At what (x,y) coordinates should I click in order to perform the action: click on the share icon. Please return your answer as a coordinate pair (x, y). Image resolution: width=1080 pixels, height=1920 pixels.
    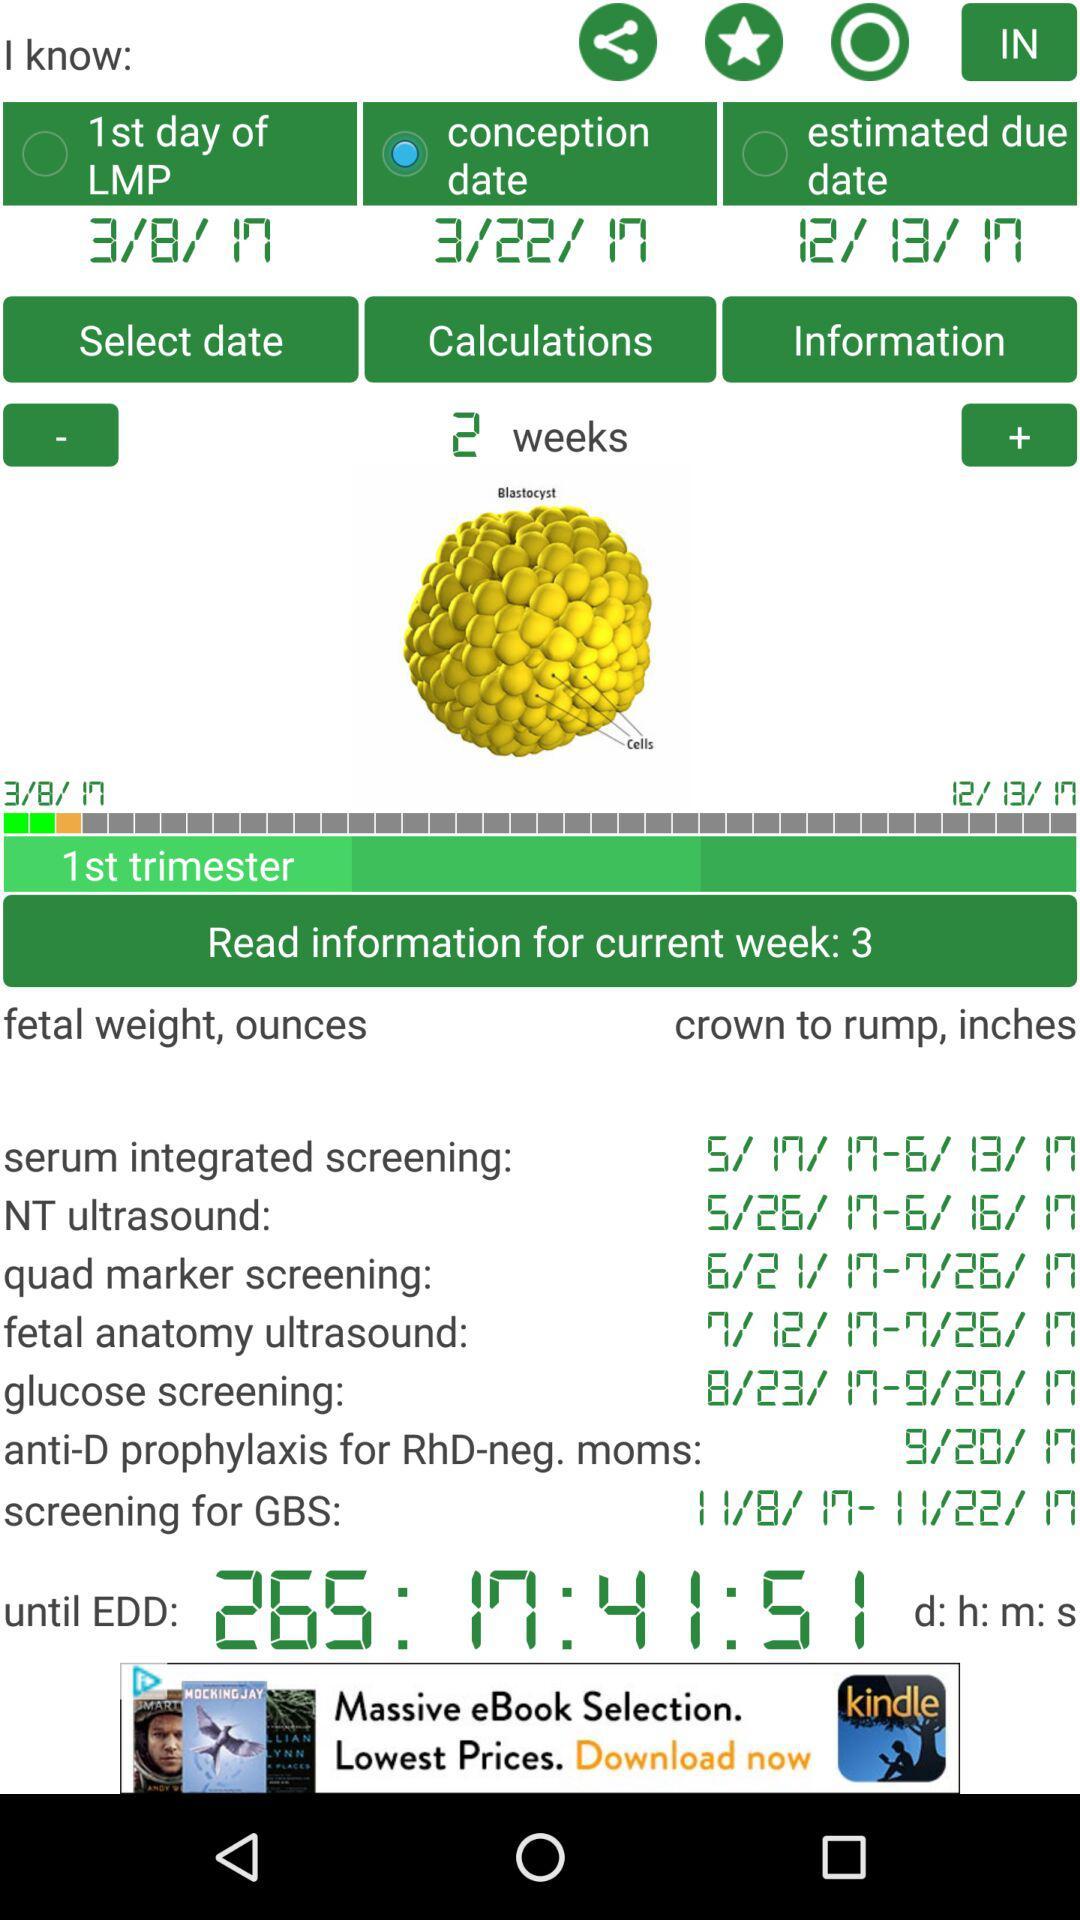
    Looking at the image, I should click on (593, 44).